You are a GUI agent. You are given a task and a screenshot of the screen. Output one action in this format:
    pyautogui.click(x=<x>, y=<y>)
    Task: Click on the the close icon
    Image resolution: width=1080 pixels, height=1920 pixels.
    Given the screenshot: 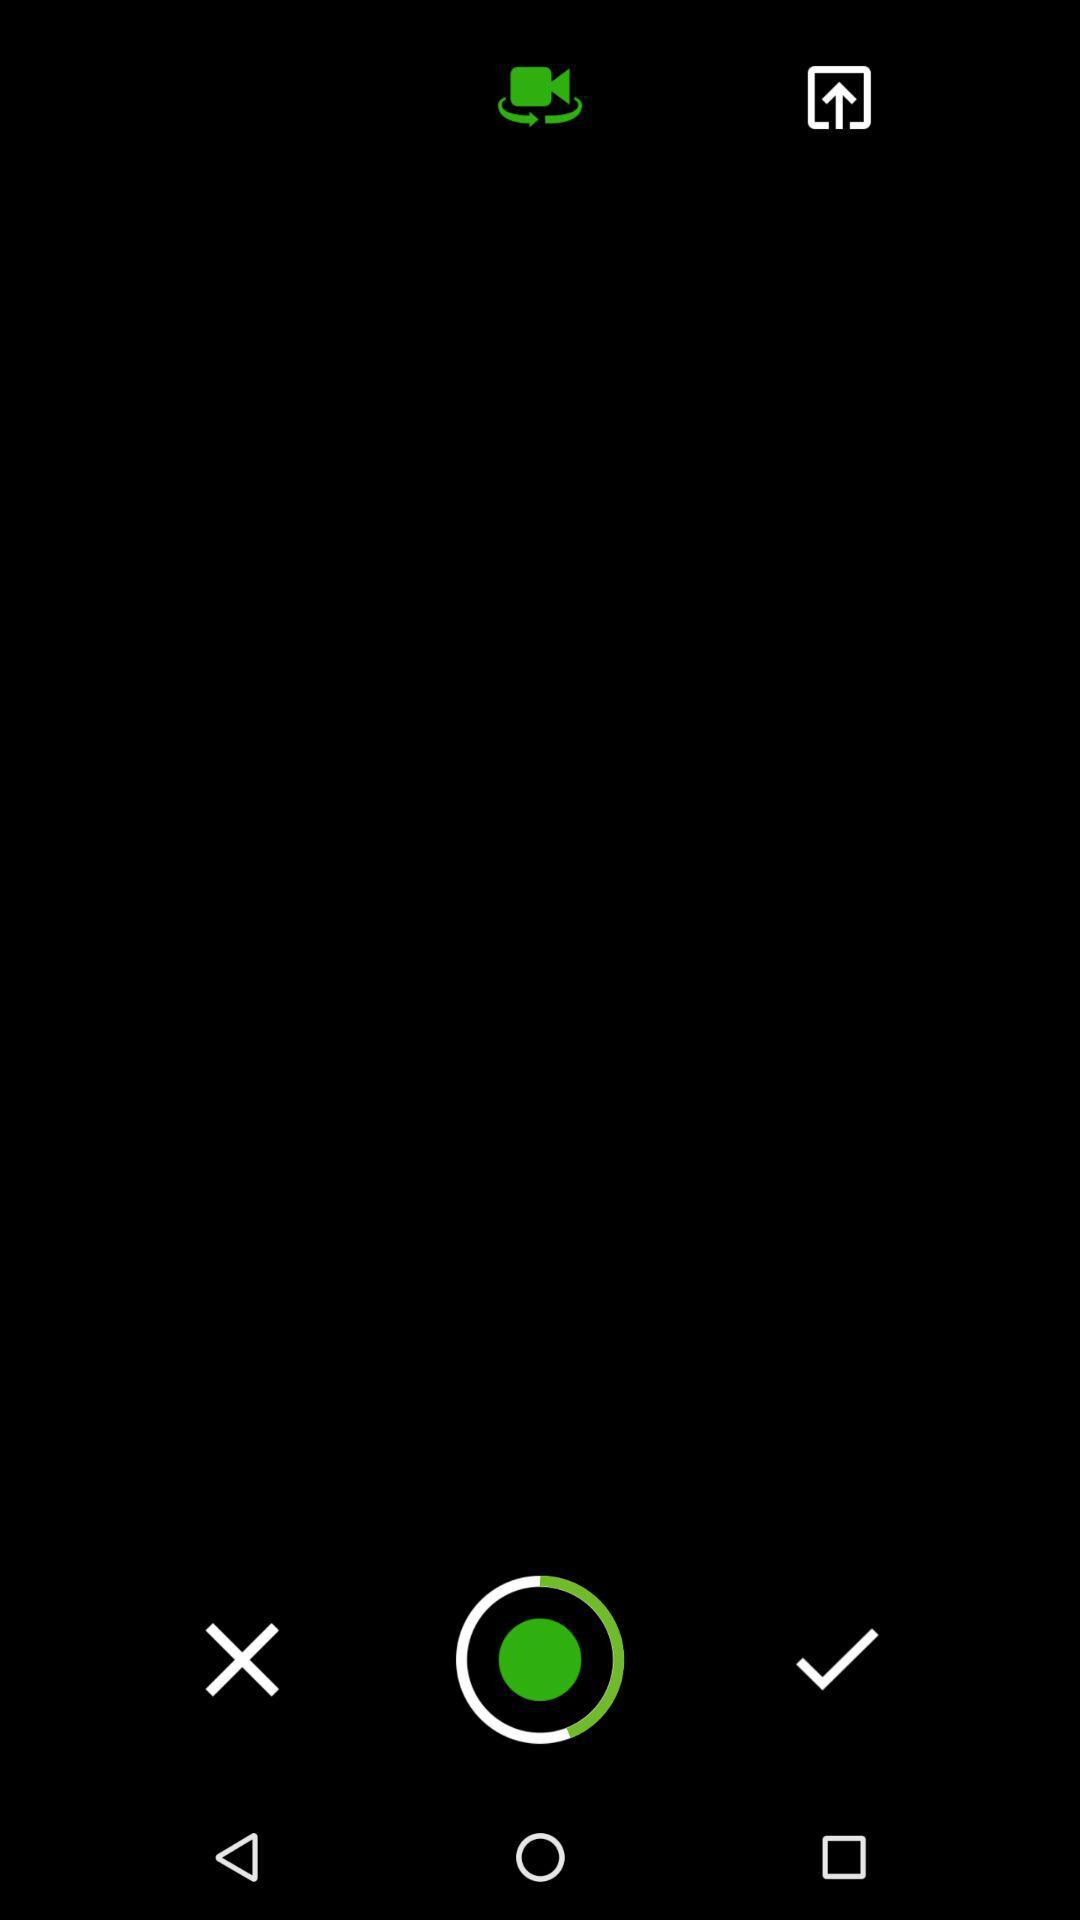 What is the action you would take?
    pyautogui.click(x=241, y=1659)
    